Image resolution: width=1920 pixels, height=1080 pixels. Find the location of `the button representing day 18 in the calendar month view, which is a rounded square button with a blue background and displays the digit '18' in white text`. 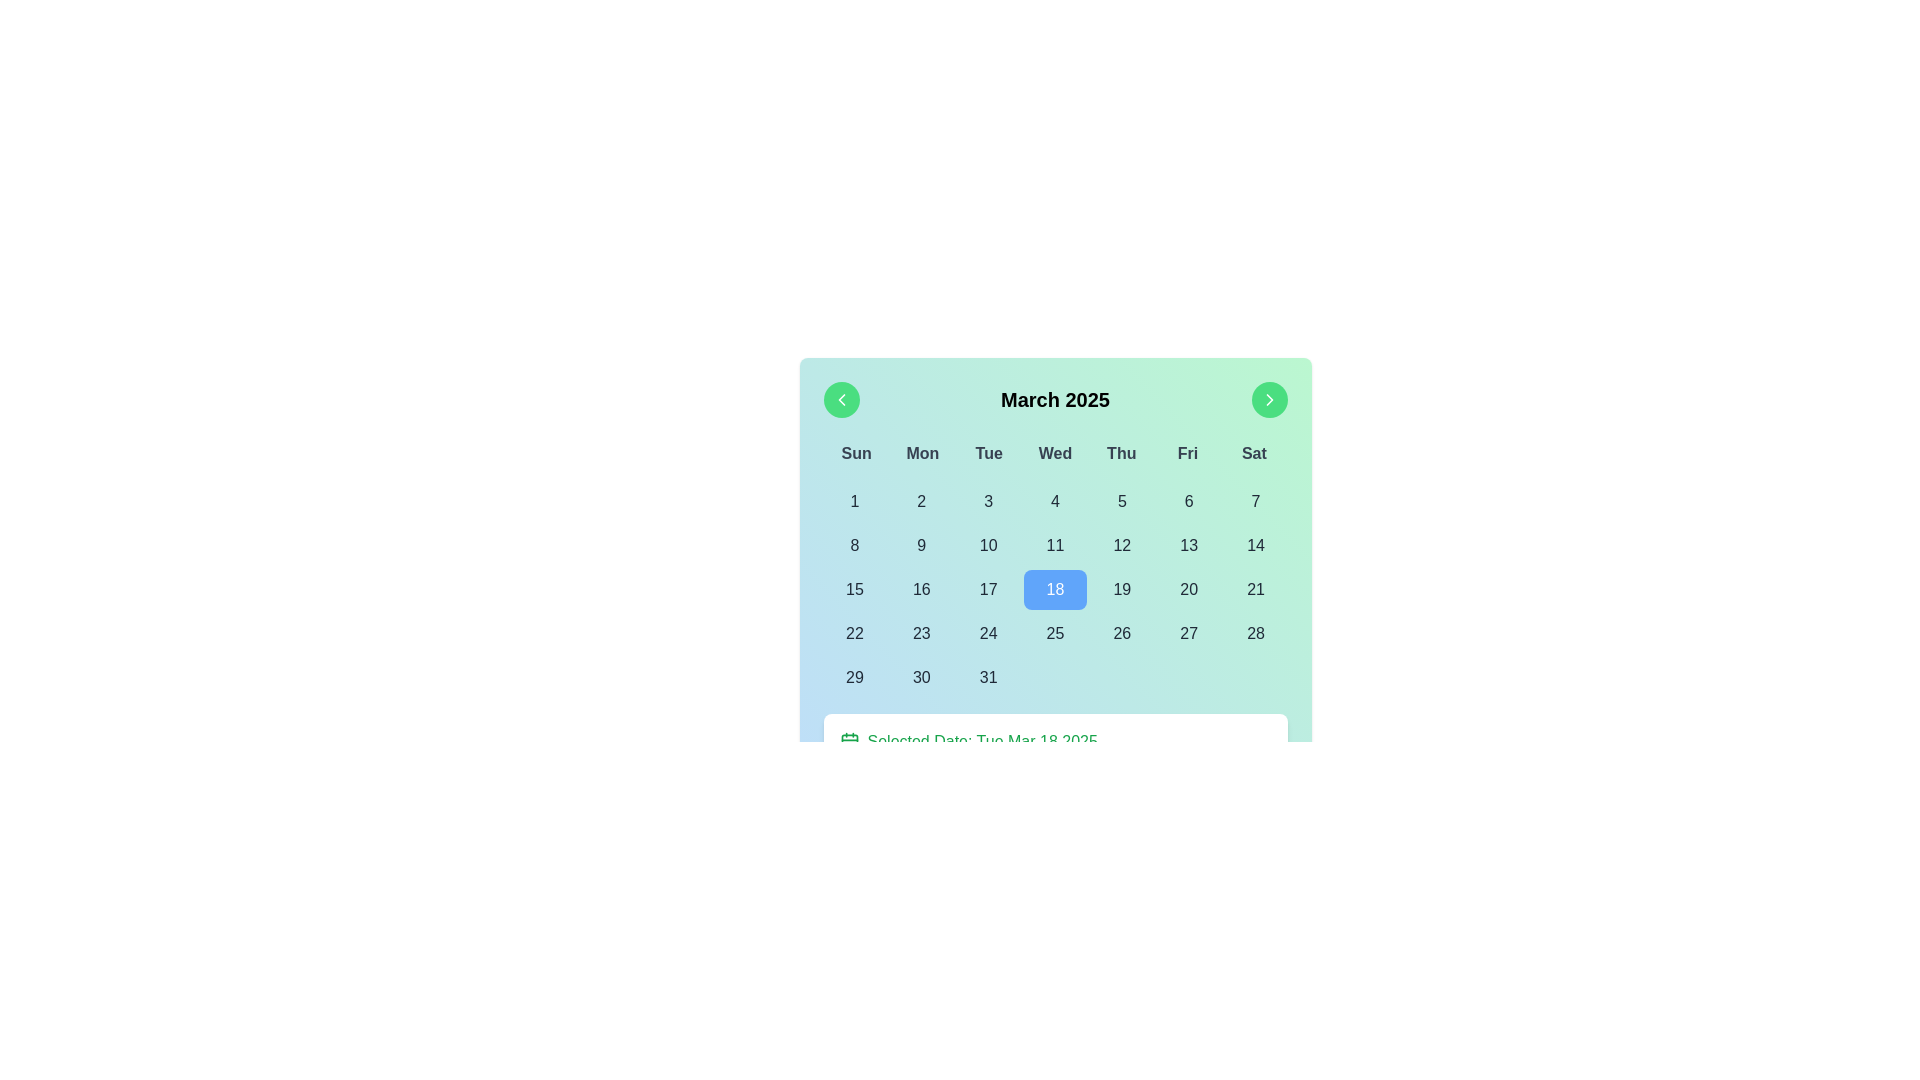

the button representing day 18 in the calendar month view, which is a rounded square button with a blue background and displays the digit '18' in white text is located at coordinates (1054, 589).